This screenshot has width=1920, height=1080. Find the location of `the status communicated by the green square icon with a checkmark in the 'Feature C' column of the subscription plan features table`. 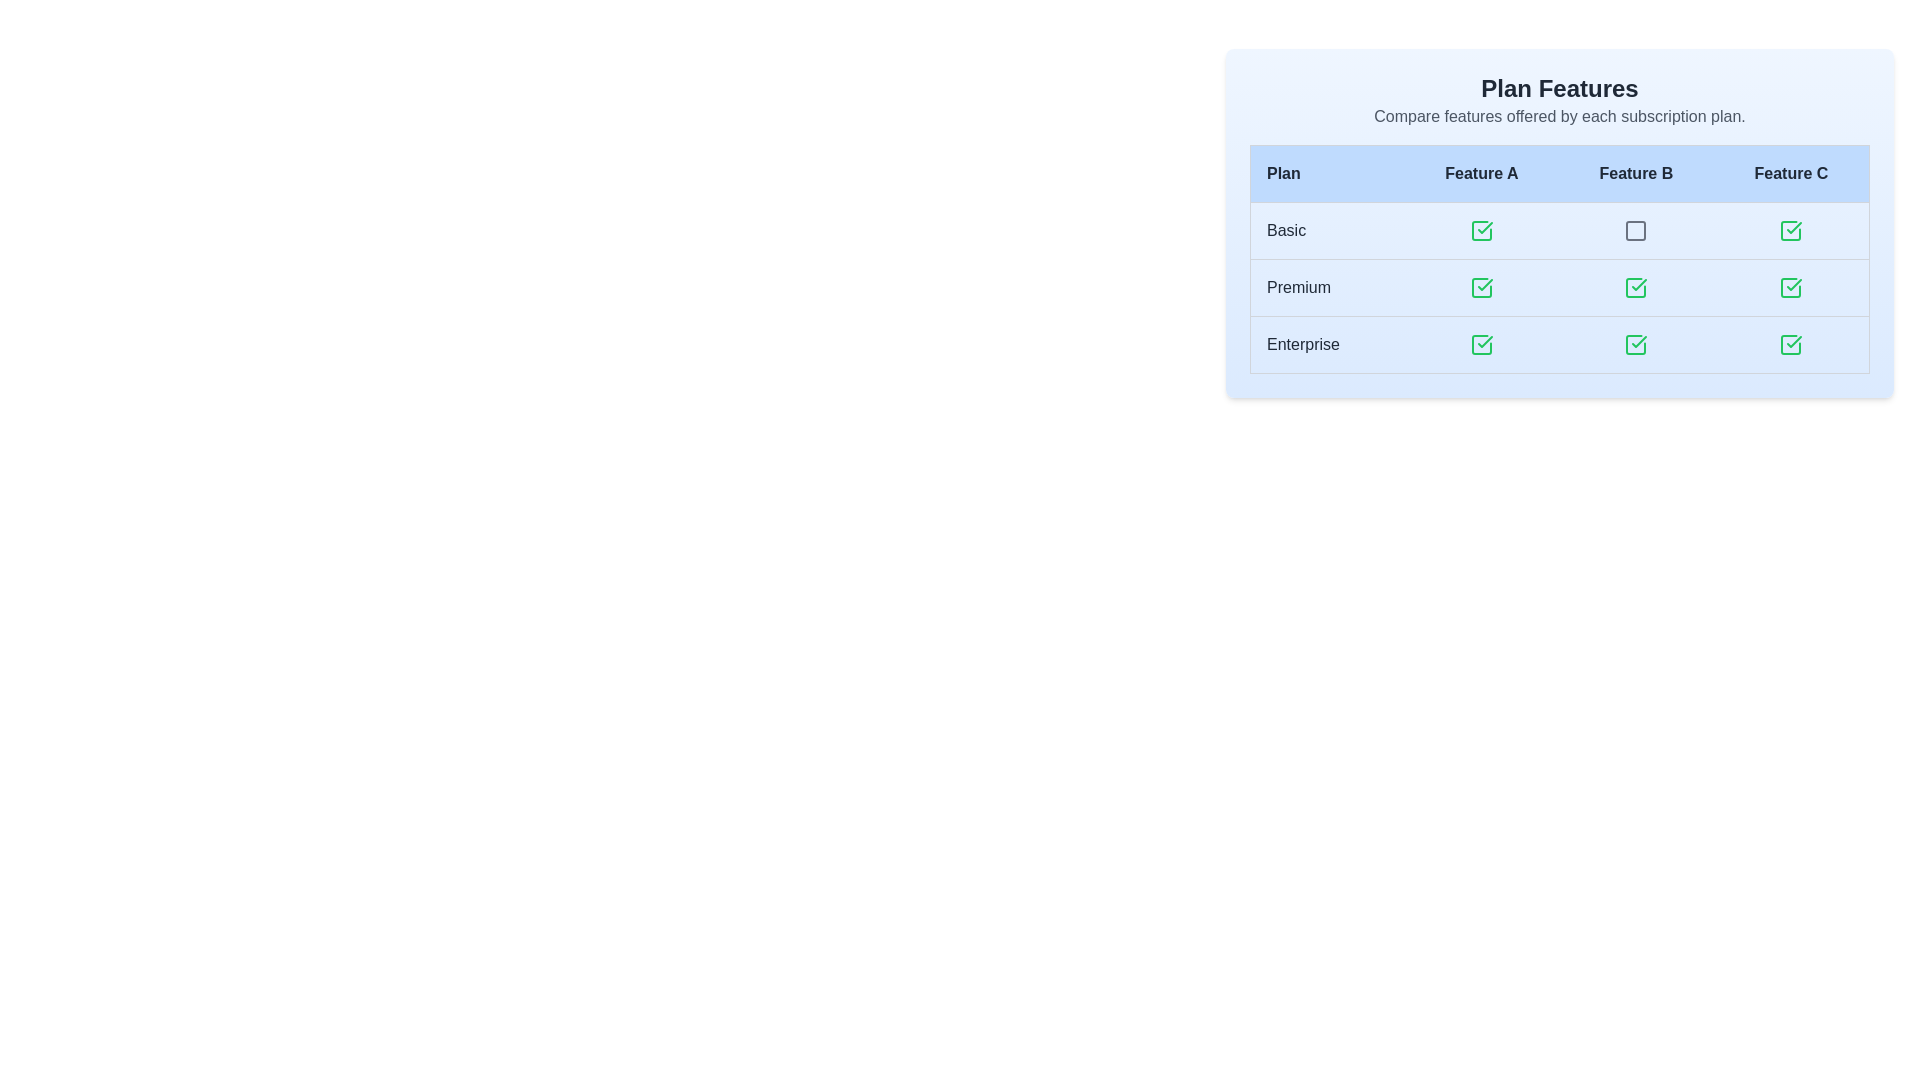

the status communicated by the green square icon with a checkmark in the 'Feature C' column of the subscription plan features table is located at coordinates (1791, 230).